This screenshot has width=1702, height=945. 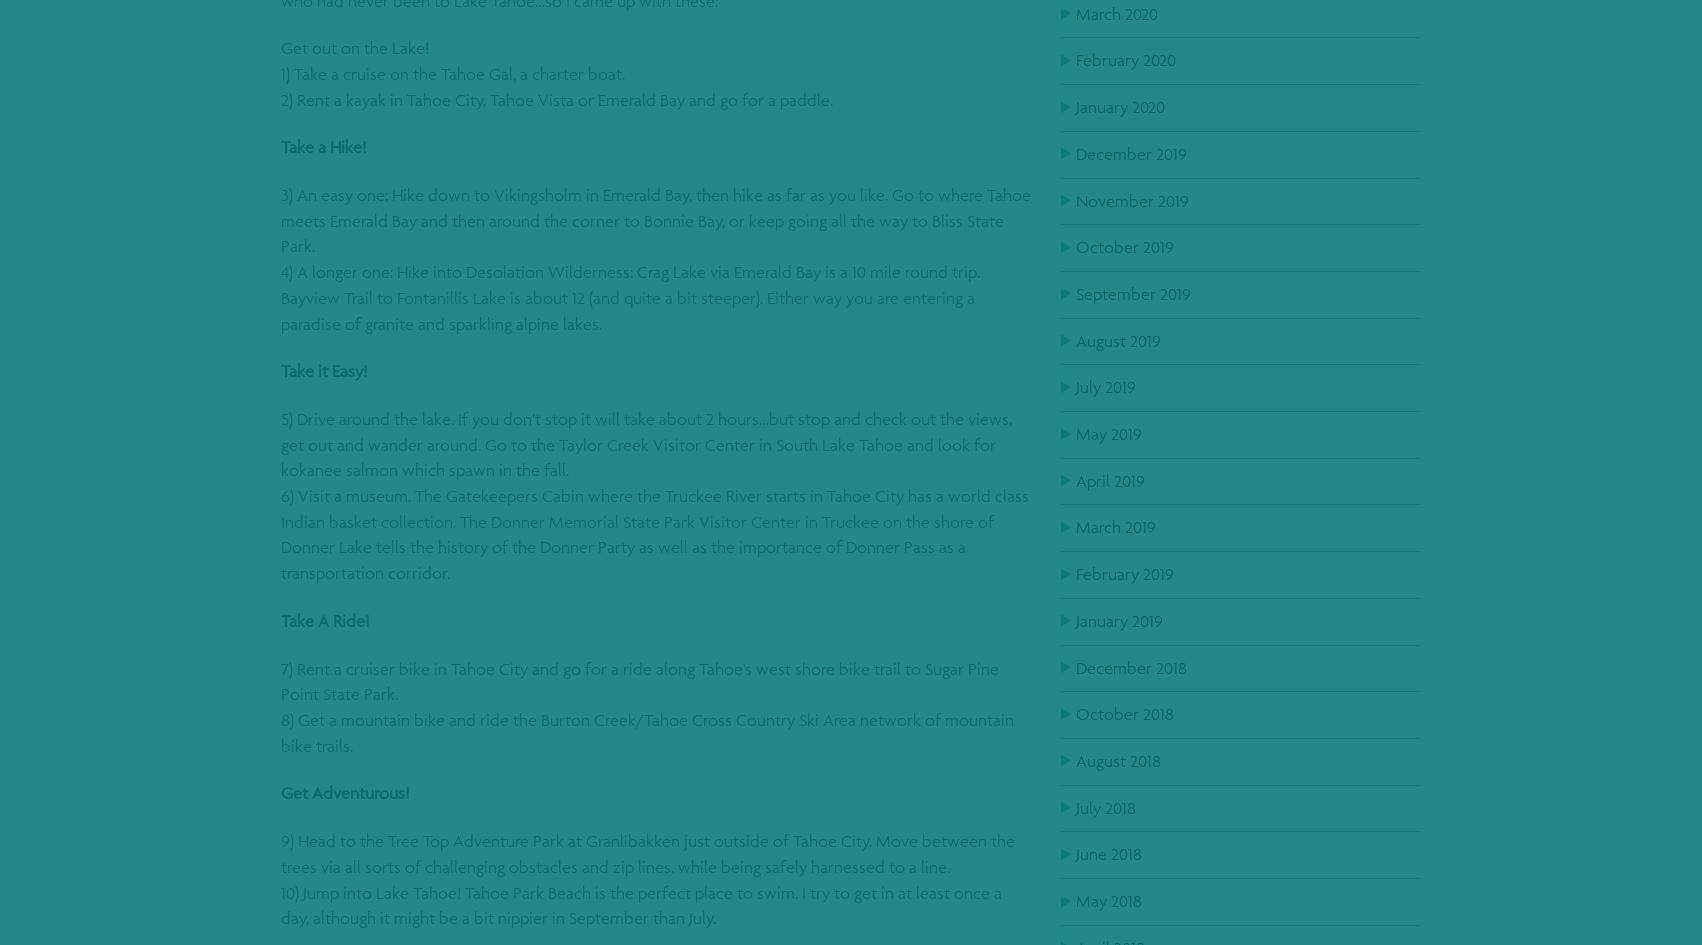 What do you see at coordinates (1124, 246) in the screenshot?
I see `'October 2019'` at bounding box center [1124, 246].